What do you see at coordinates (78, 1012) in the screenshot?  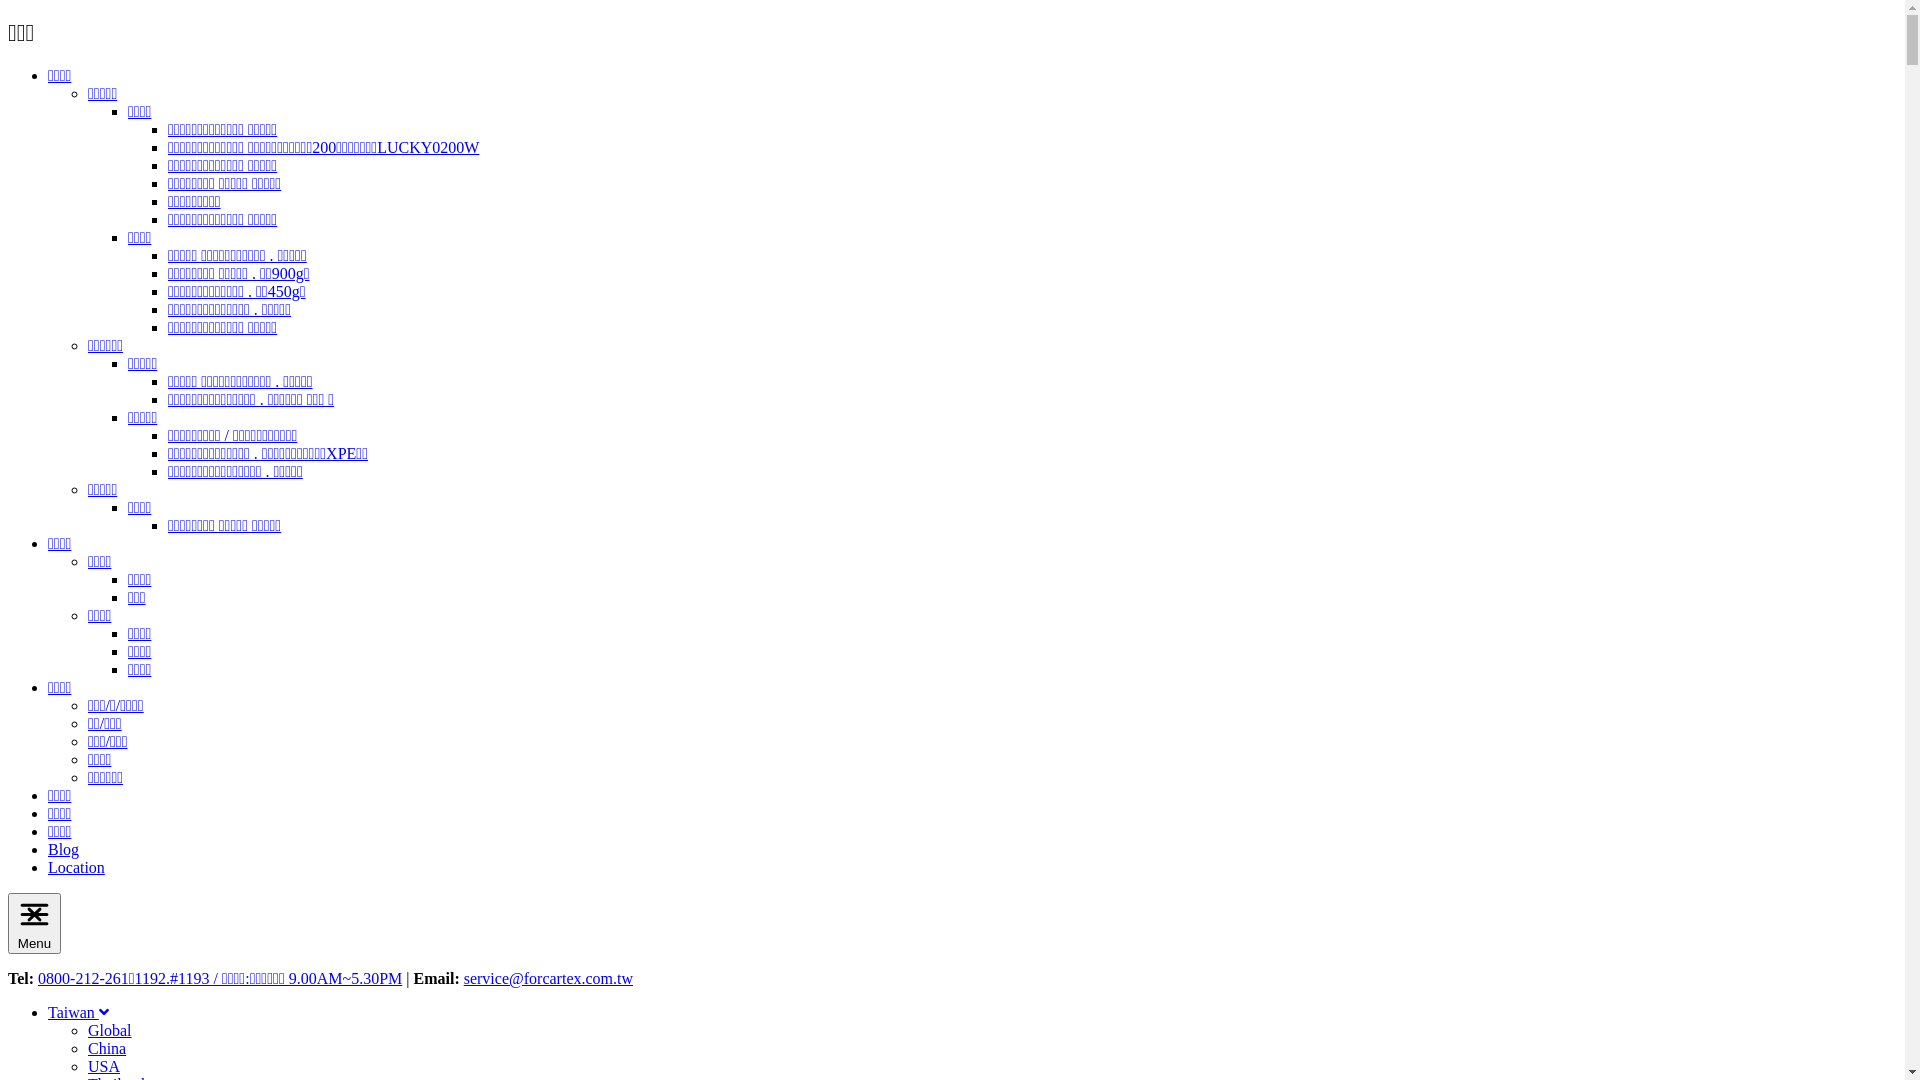 I see `'Taiwan'` at bounding box center [78, 1012].